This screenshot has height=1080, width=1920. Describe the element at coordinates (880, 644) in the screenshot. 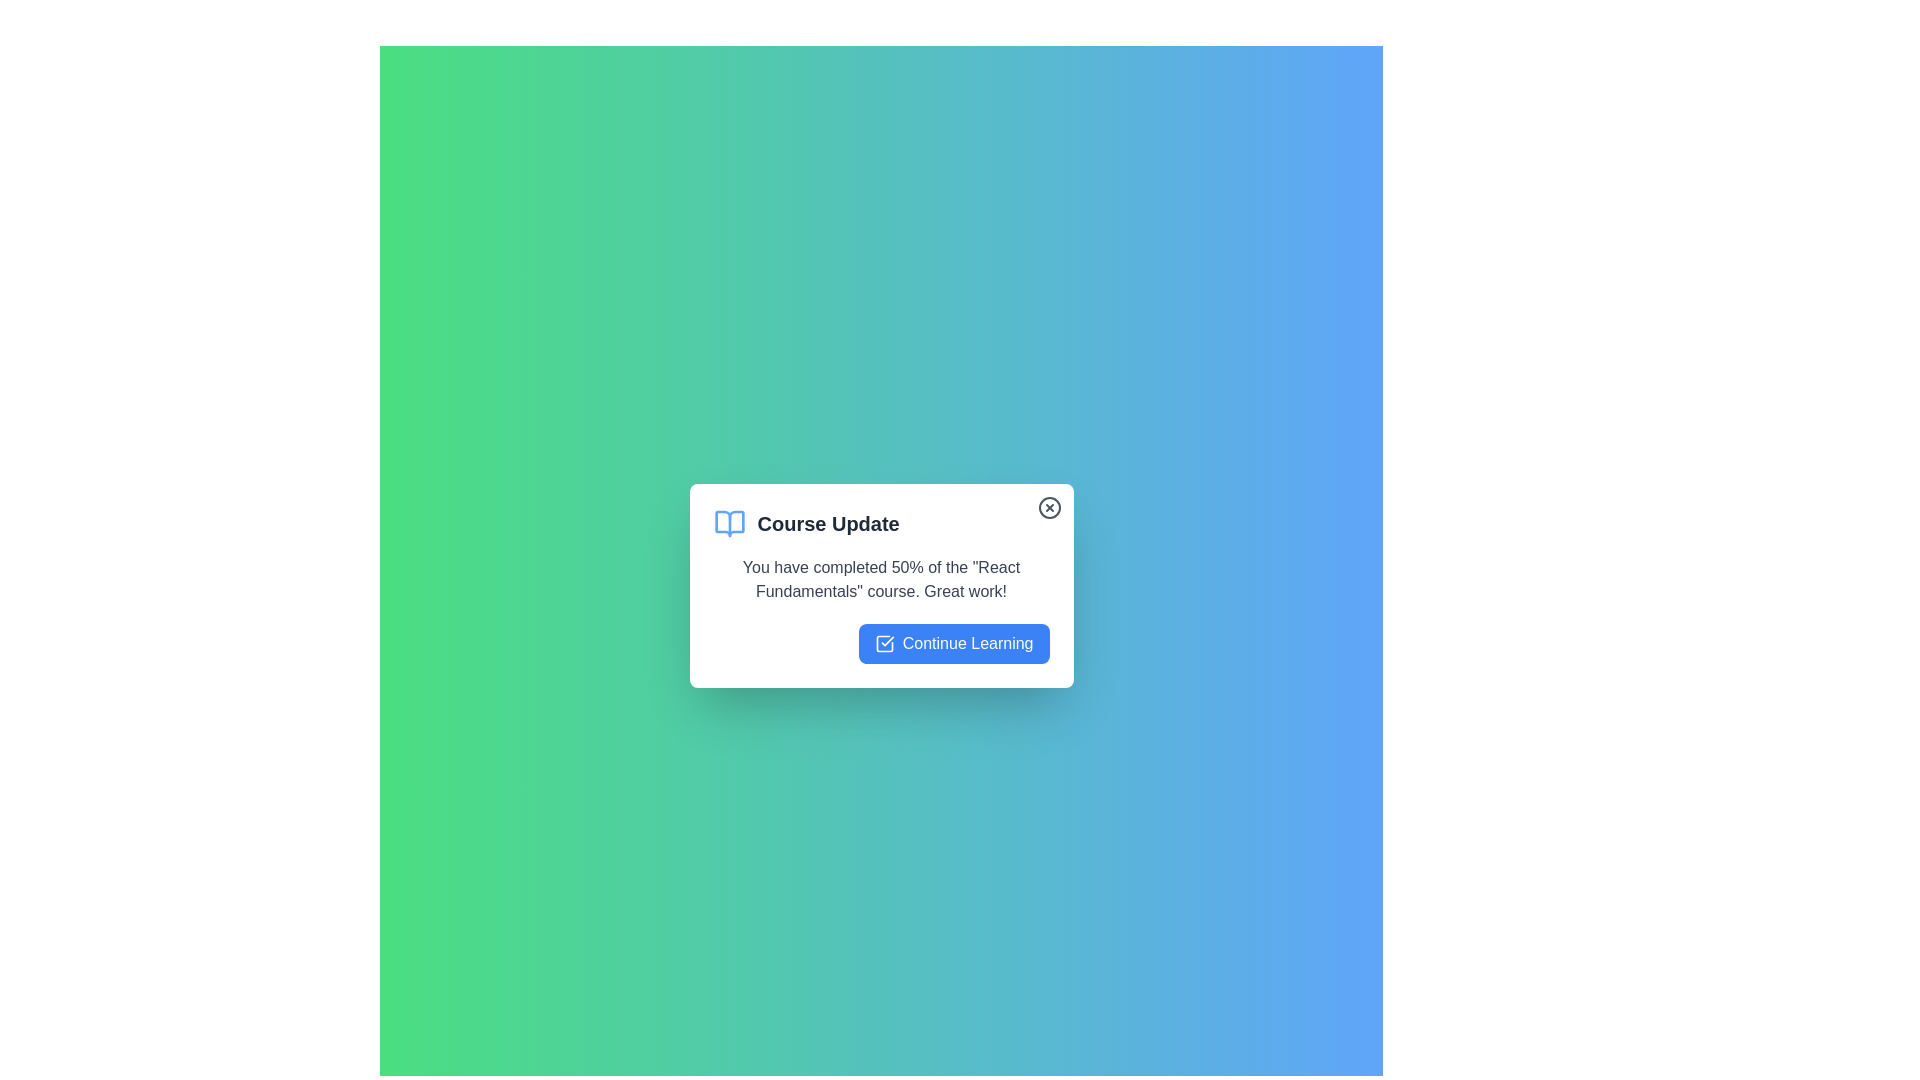

I see `the button that allows users to confirm or proceed with an action in the 'Course Update' dialog box for accessibility navigation` at that location.